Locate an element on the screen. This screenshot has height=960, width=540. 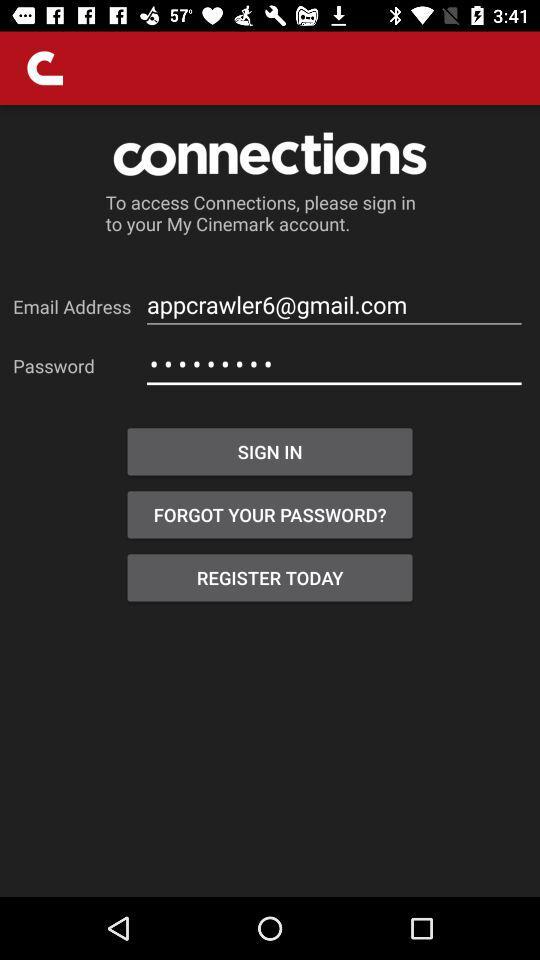
icon below forgot your password? item is located at coordinates (270, 577).